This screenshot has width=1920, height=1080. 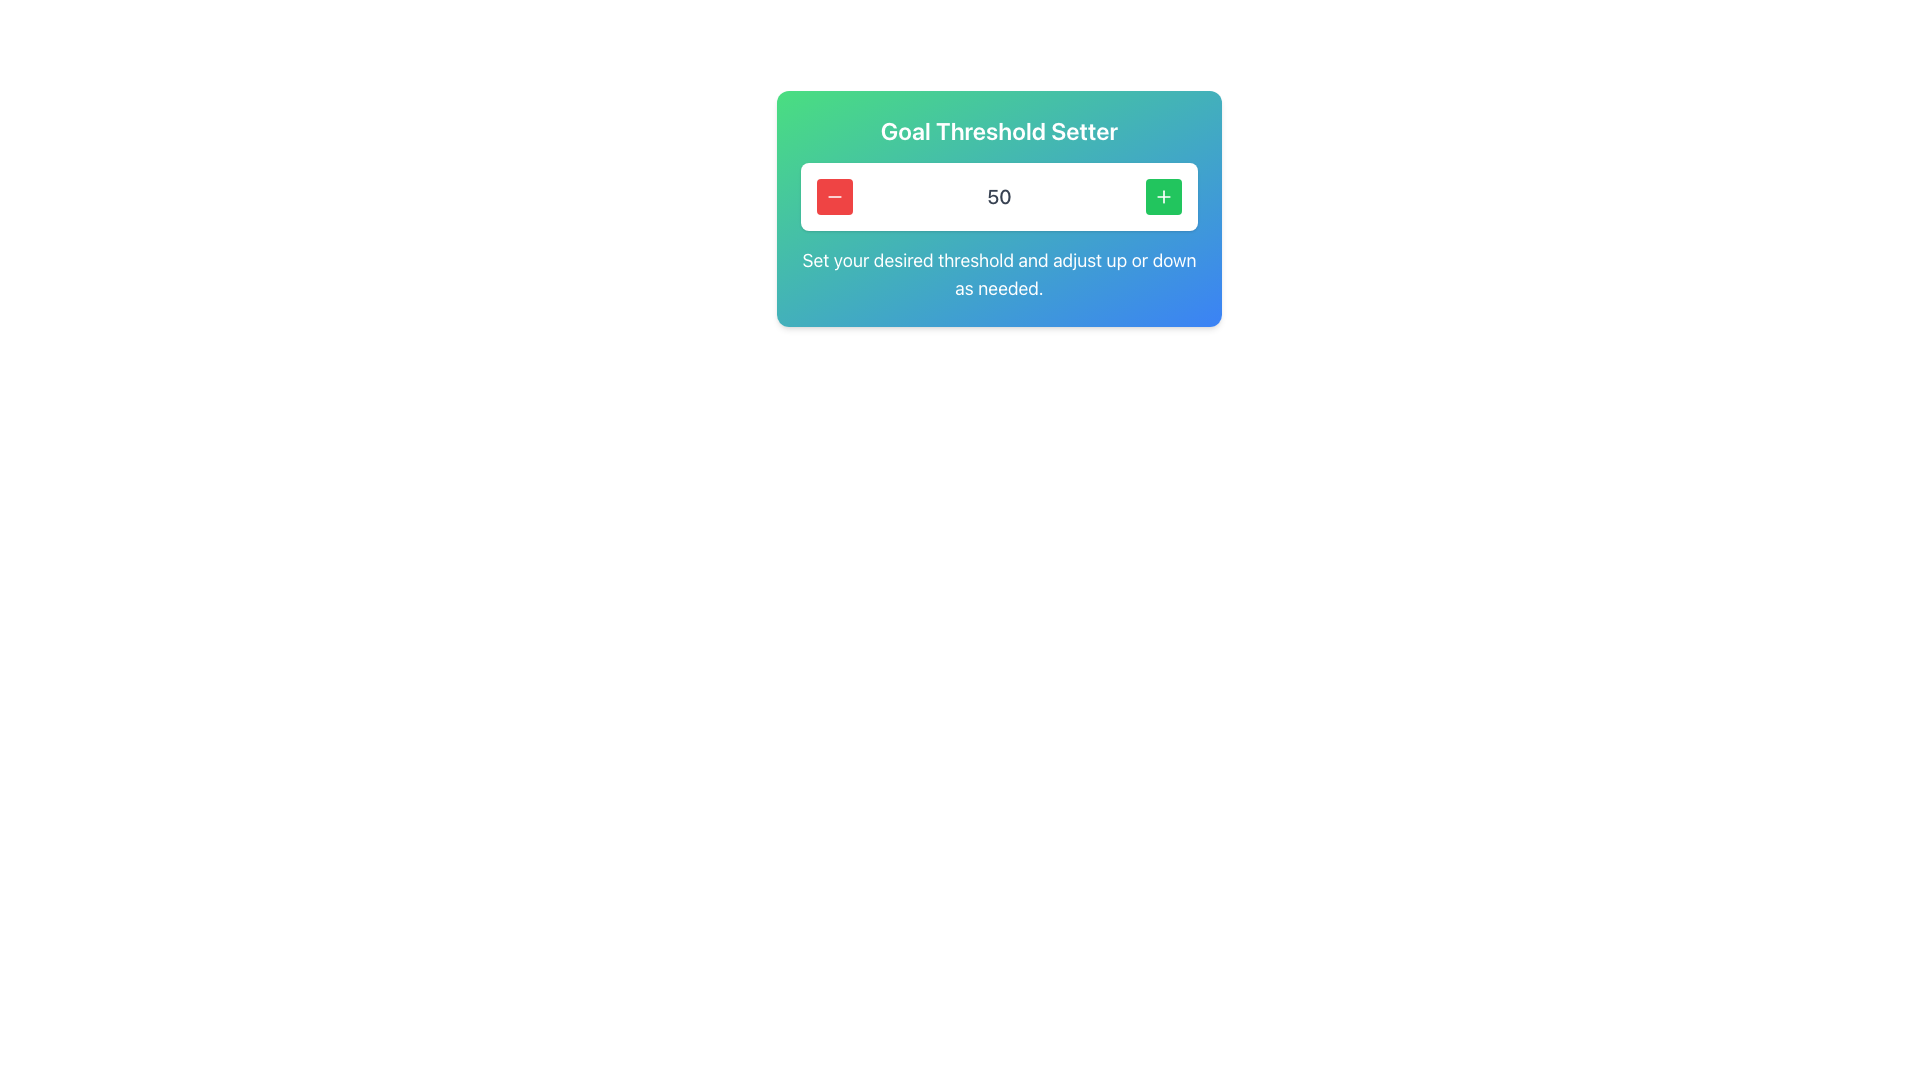 What do you see at coordinates (1163, 196) in the screenshot?
I see `the green circular button with a white plus icon located at the top-right of the central numeric input area in the 'Goal Threshold Setter' card to increase the value` at bounding box center [1163, 196].